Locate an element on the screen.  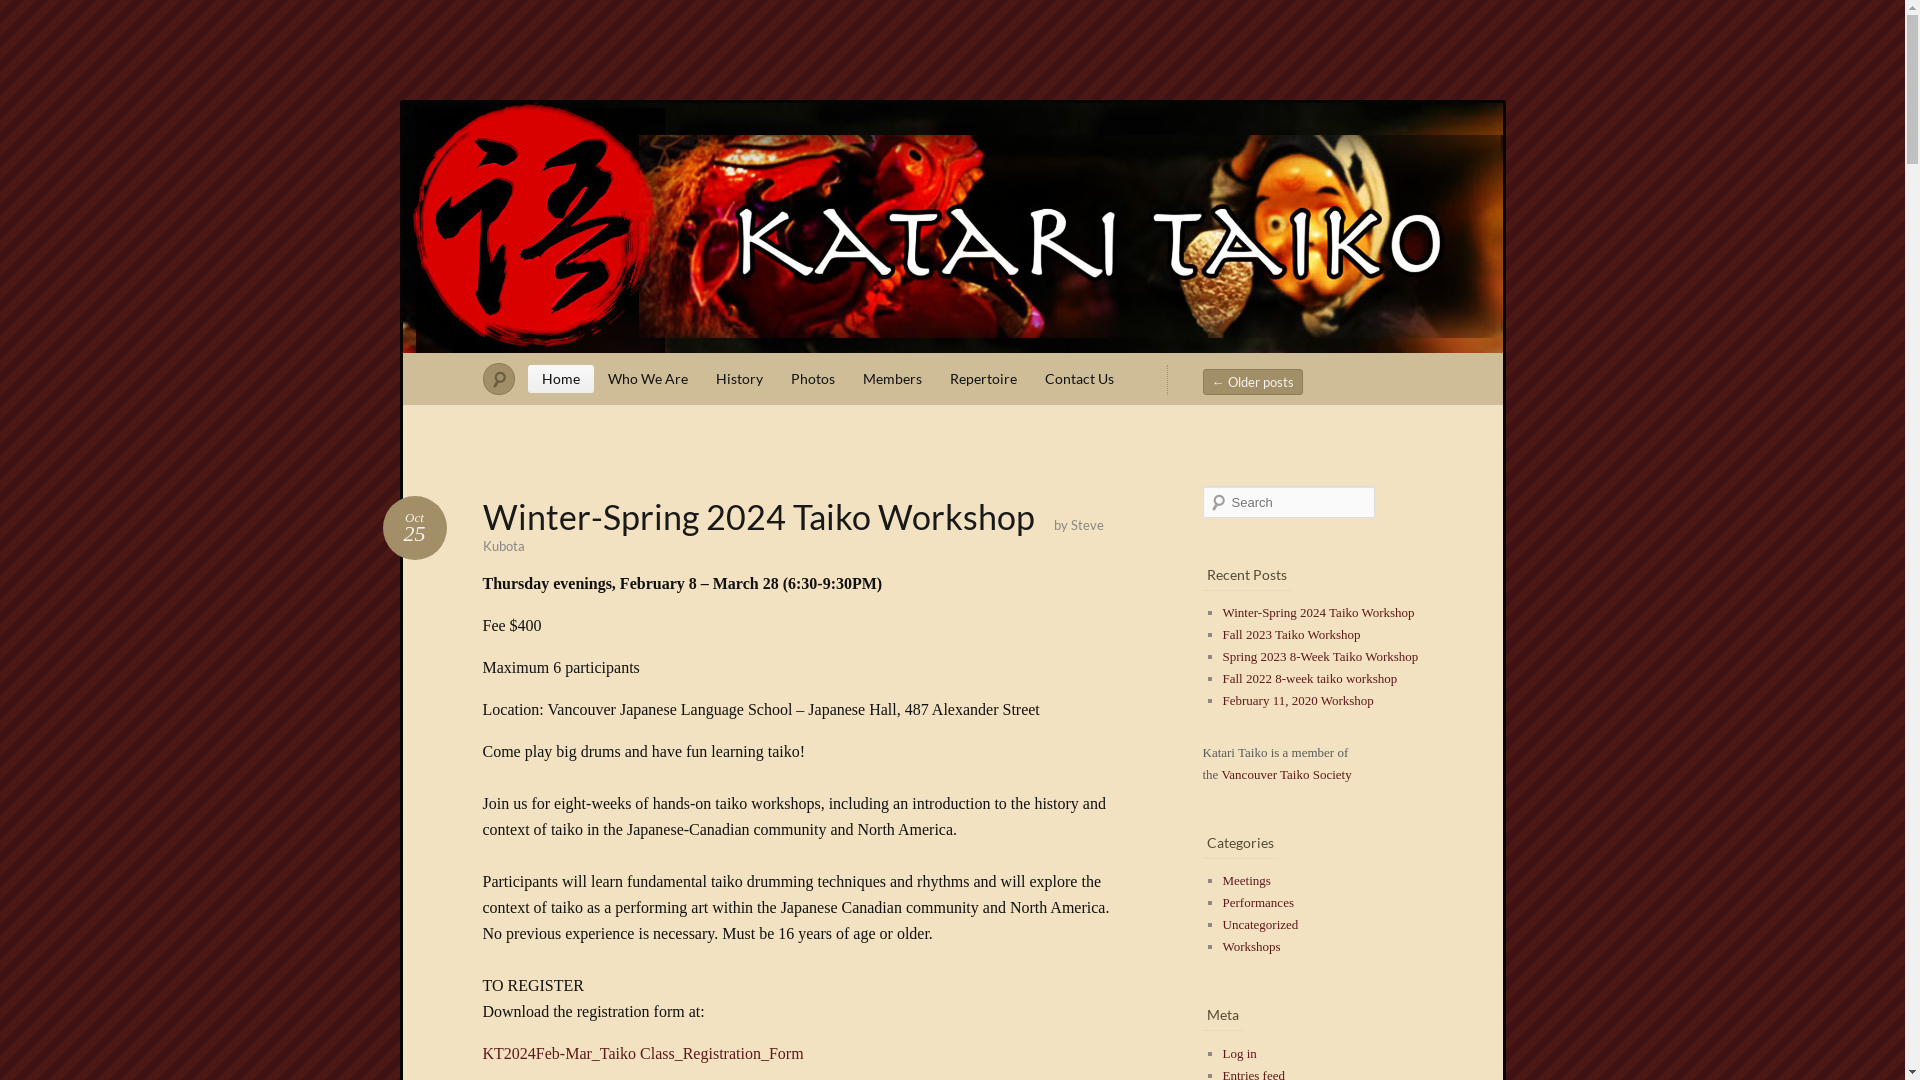
'Oct is located at coordinates (412, 527).